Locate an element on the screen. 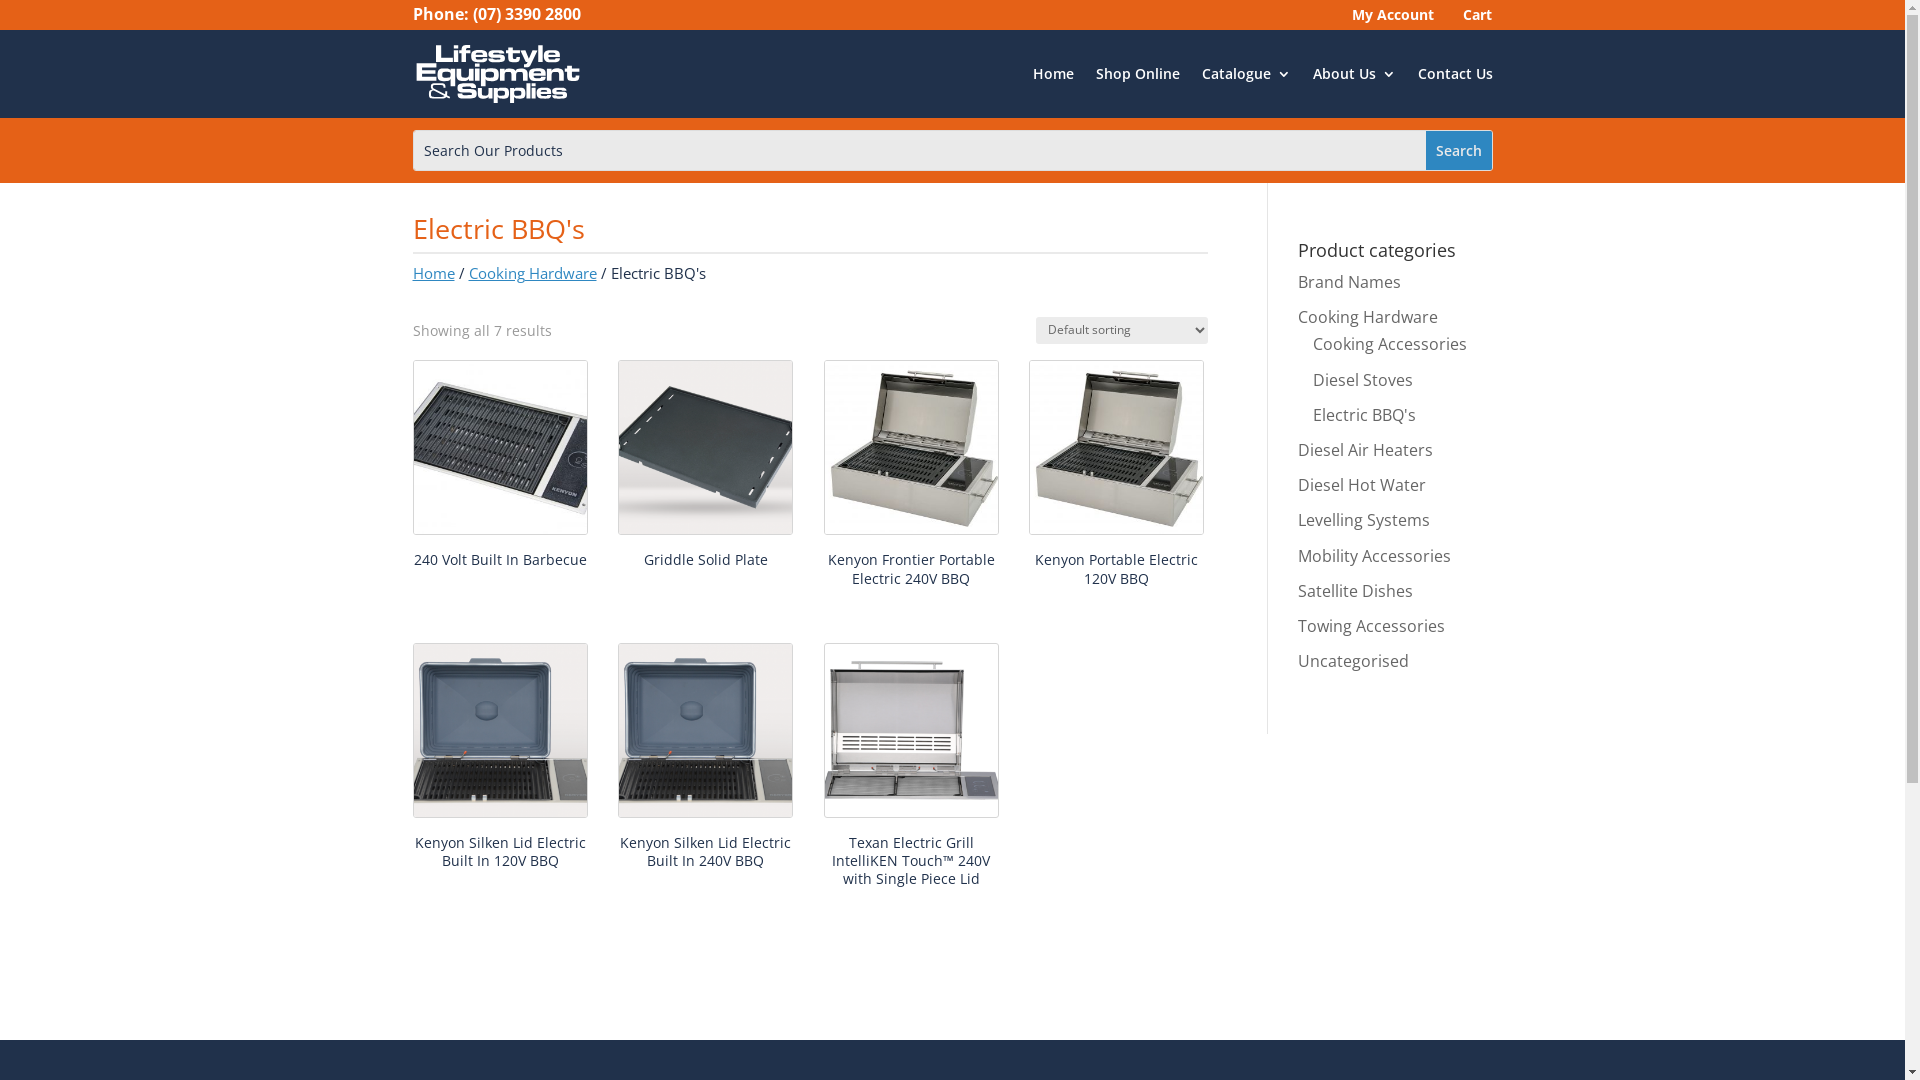 Image resolution: width=1920 pixels, height=1080 pixels. 'My Account' is located at coordinates (1344, 19).